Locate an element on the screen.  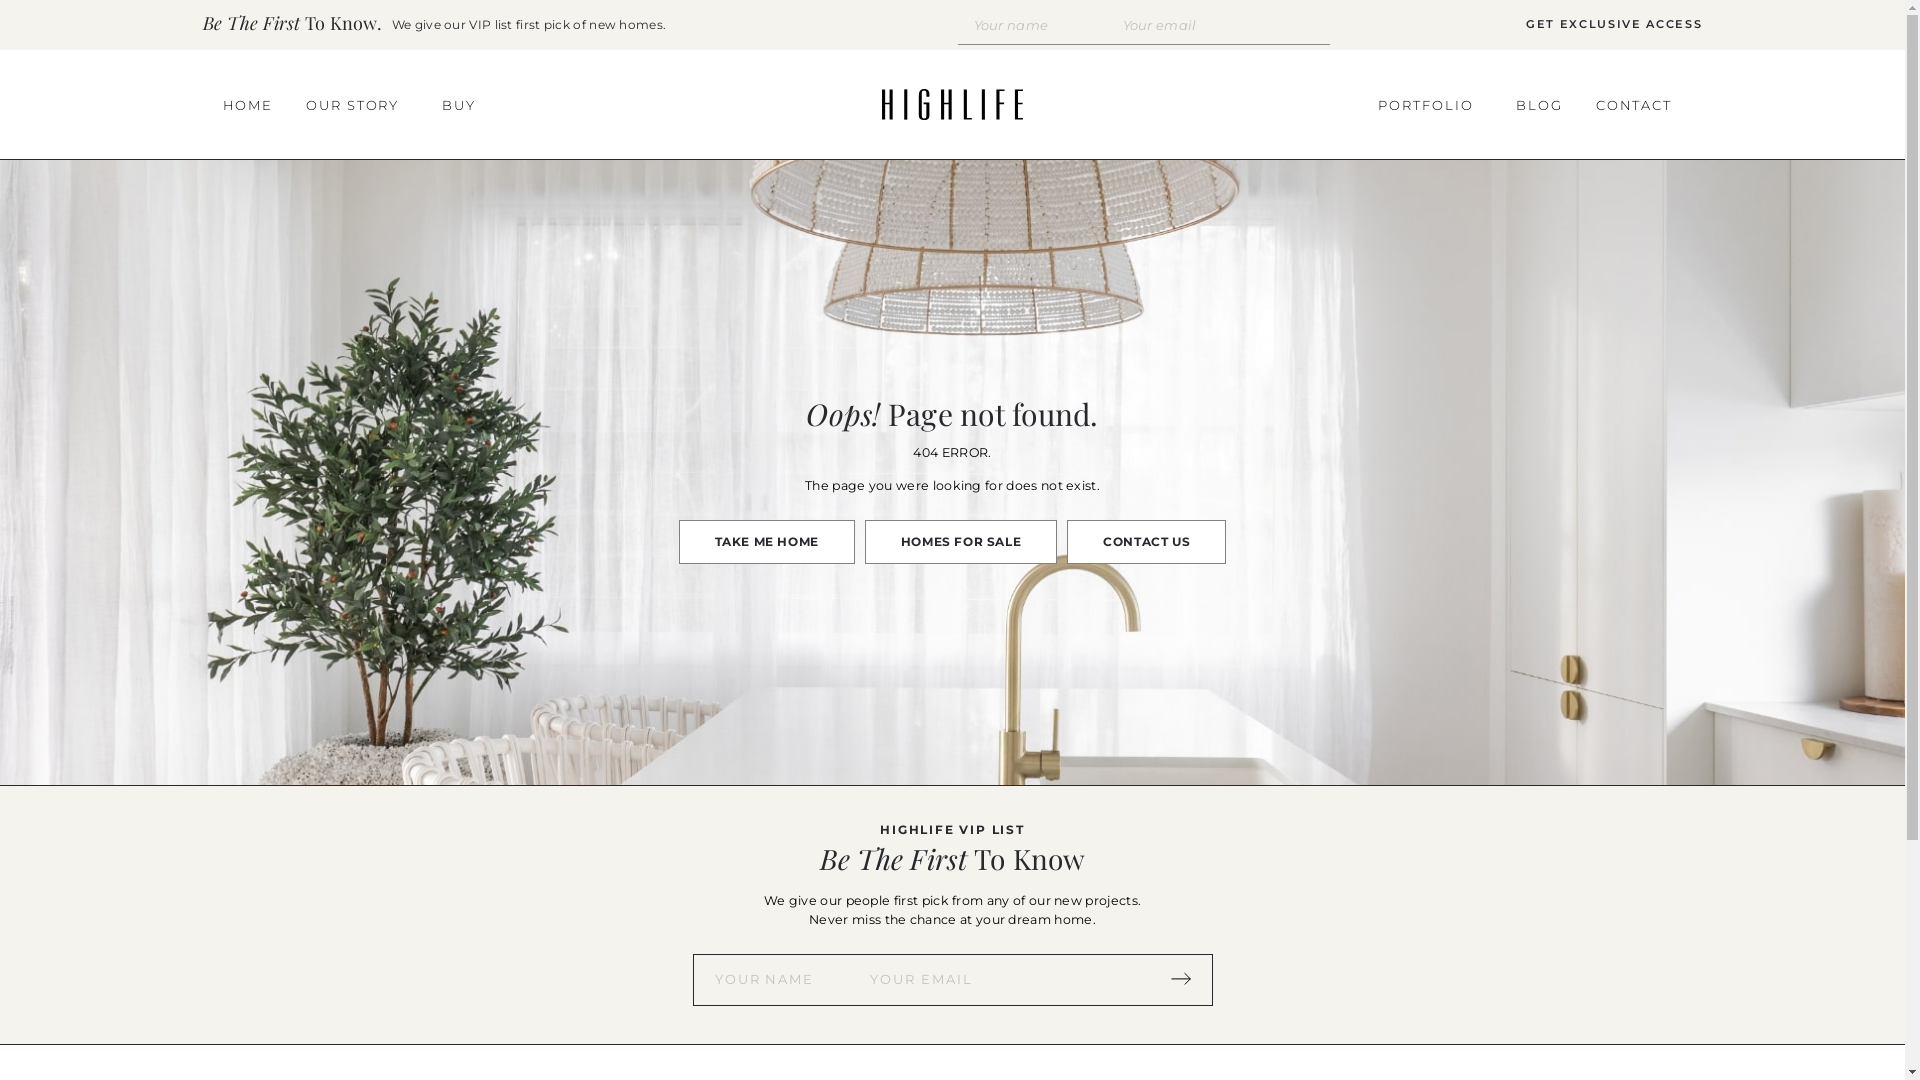
'HOMES FOR SALE' is located at coordinates (960, 542).